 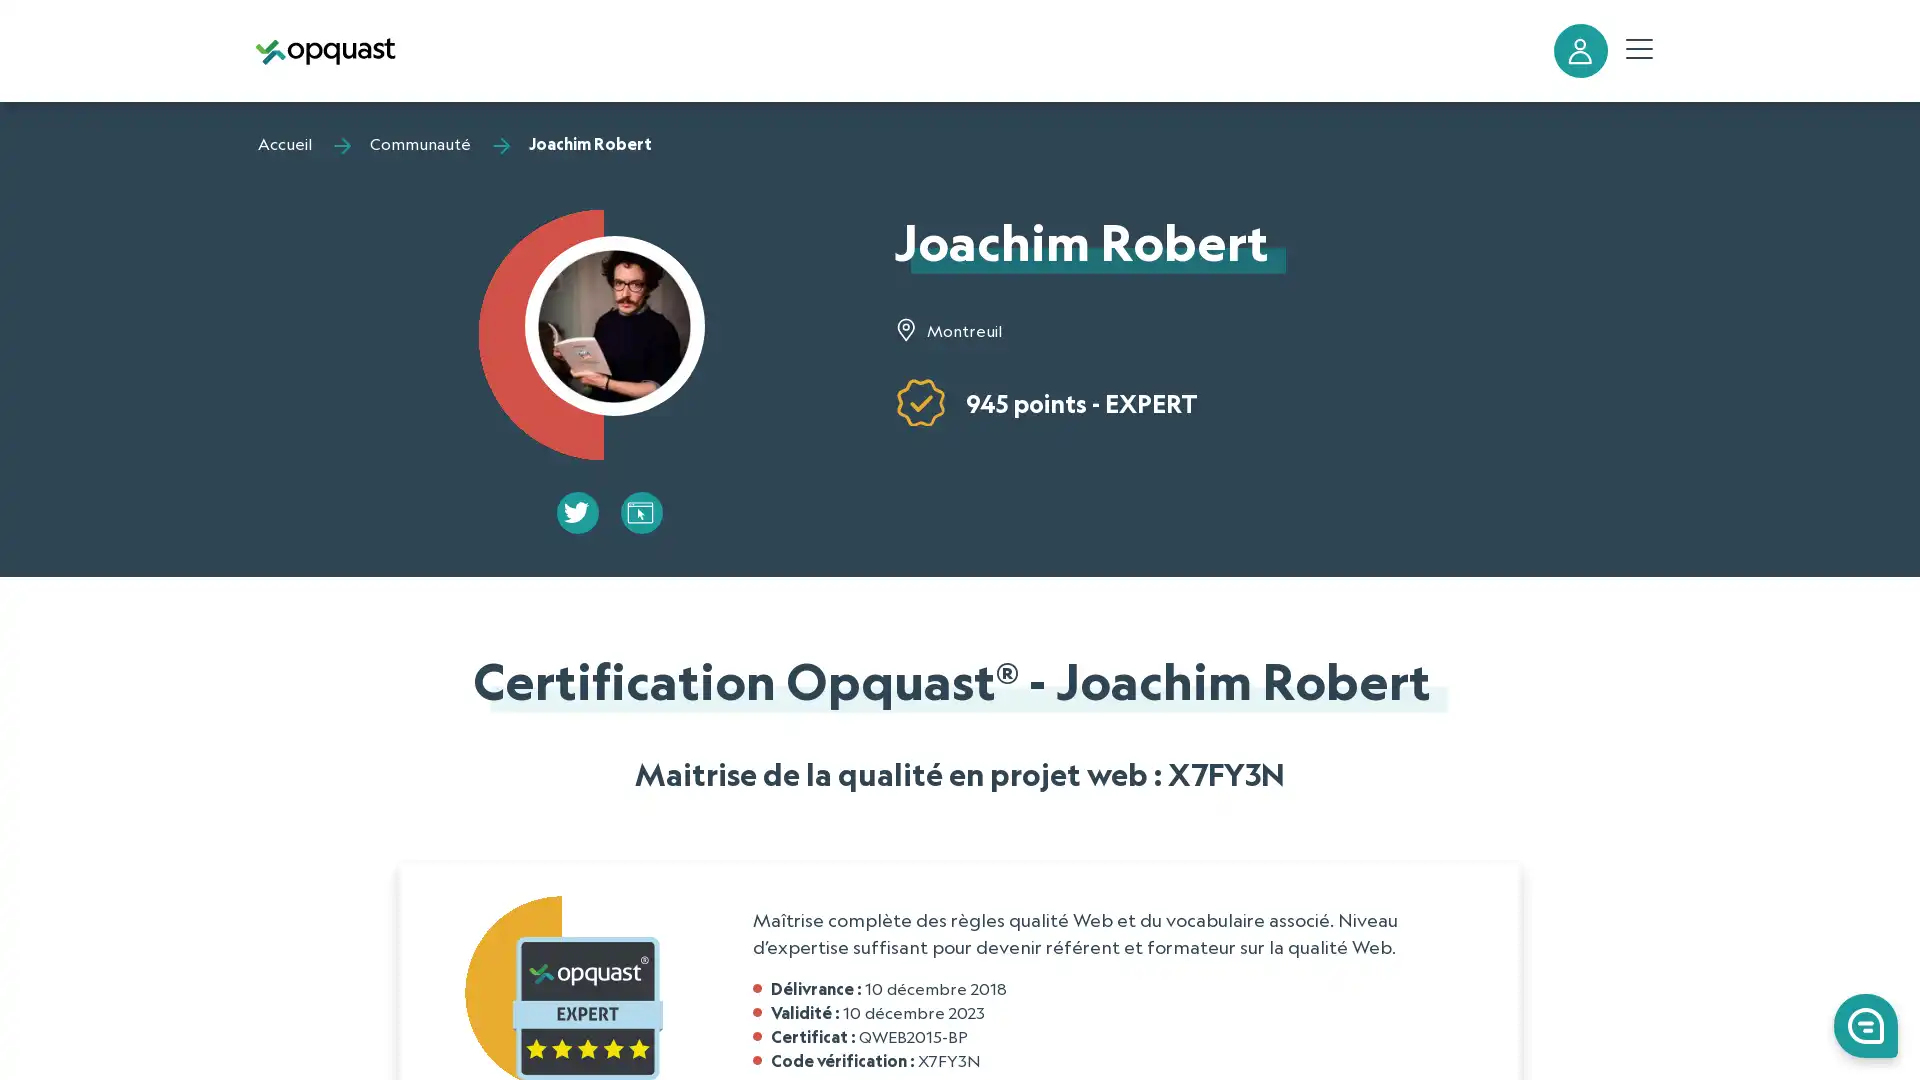 I want to click on Launch Front Chat, so click(x=1865, y=1026).